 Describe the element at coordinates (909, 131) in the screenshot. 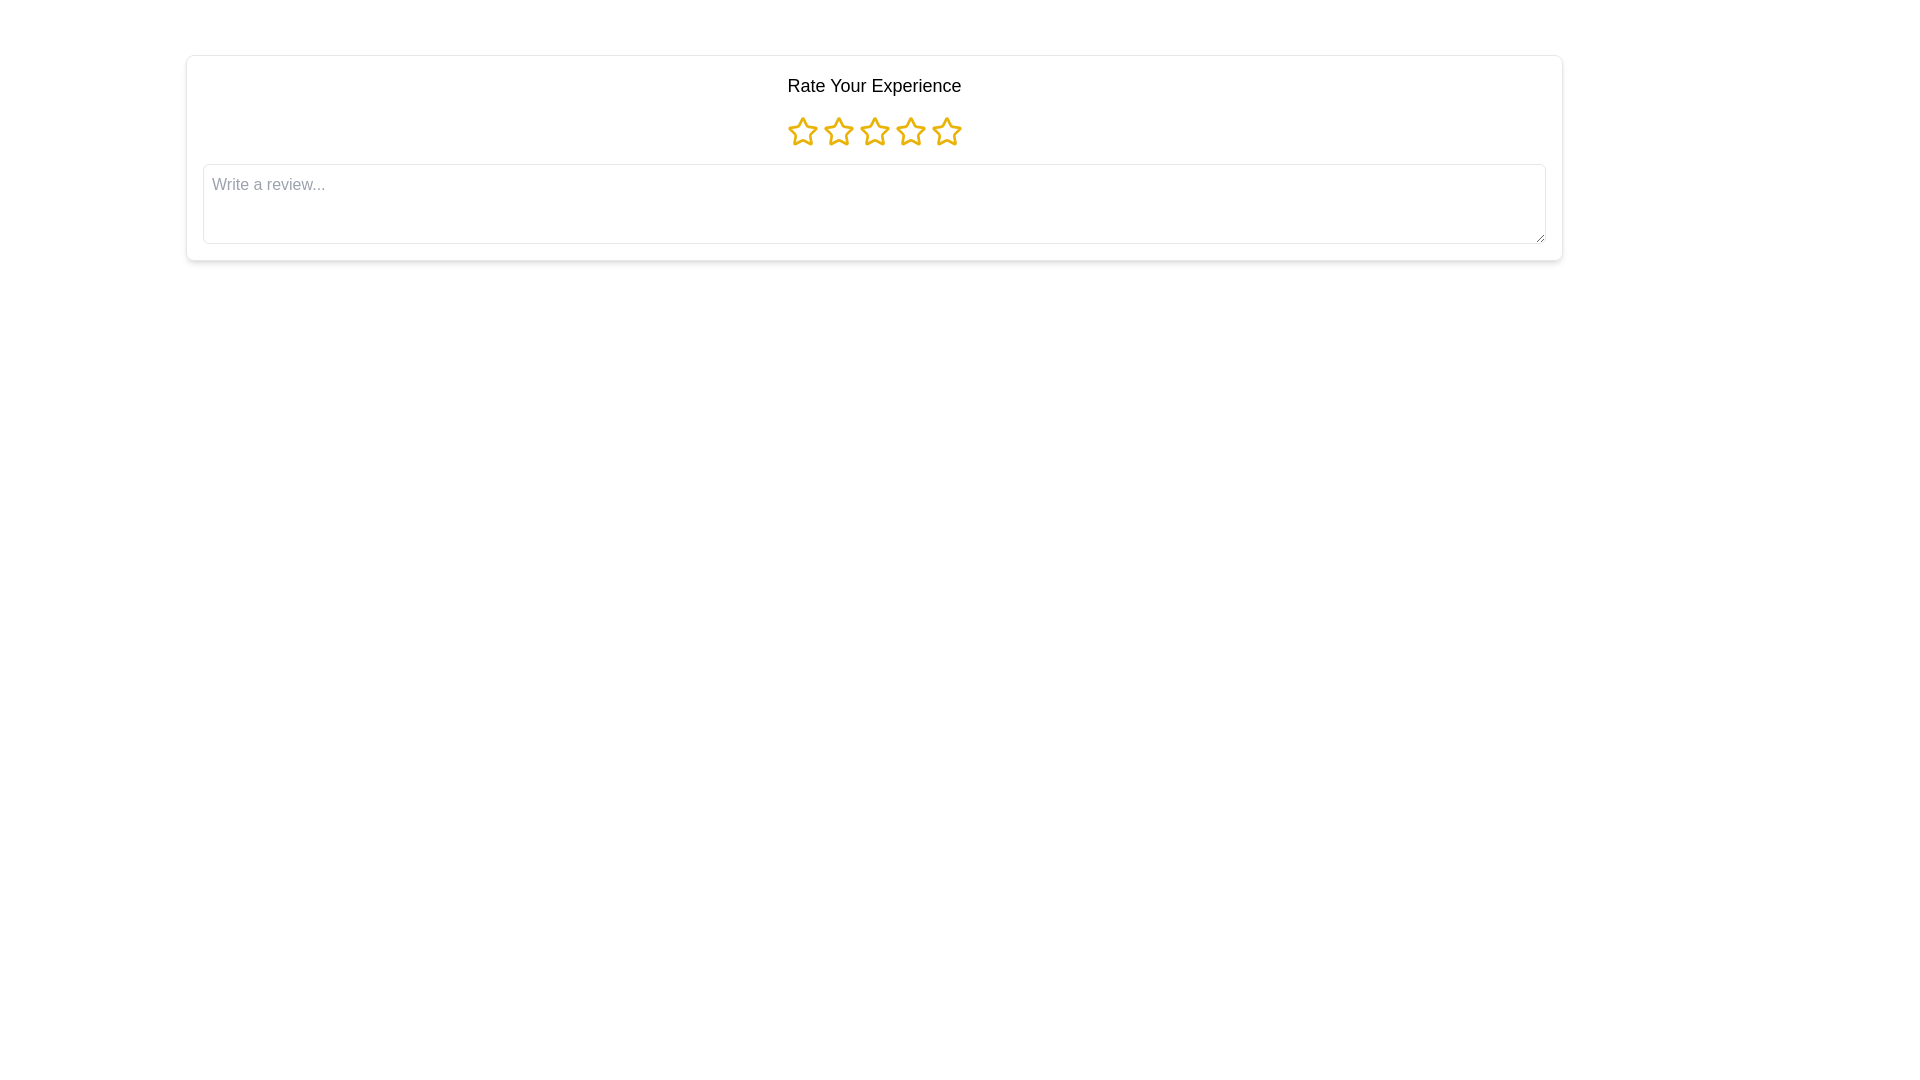

I see `the fourth yellow star icon in the rating section beneath 'Rate Your Experience'` at that location.